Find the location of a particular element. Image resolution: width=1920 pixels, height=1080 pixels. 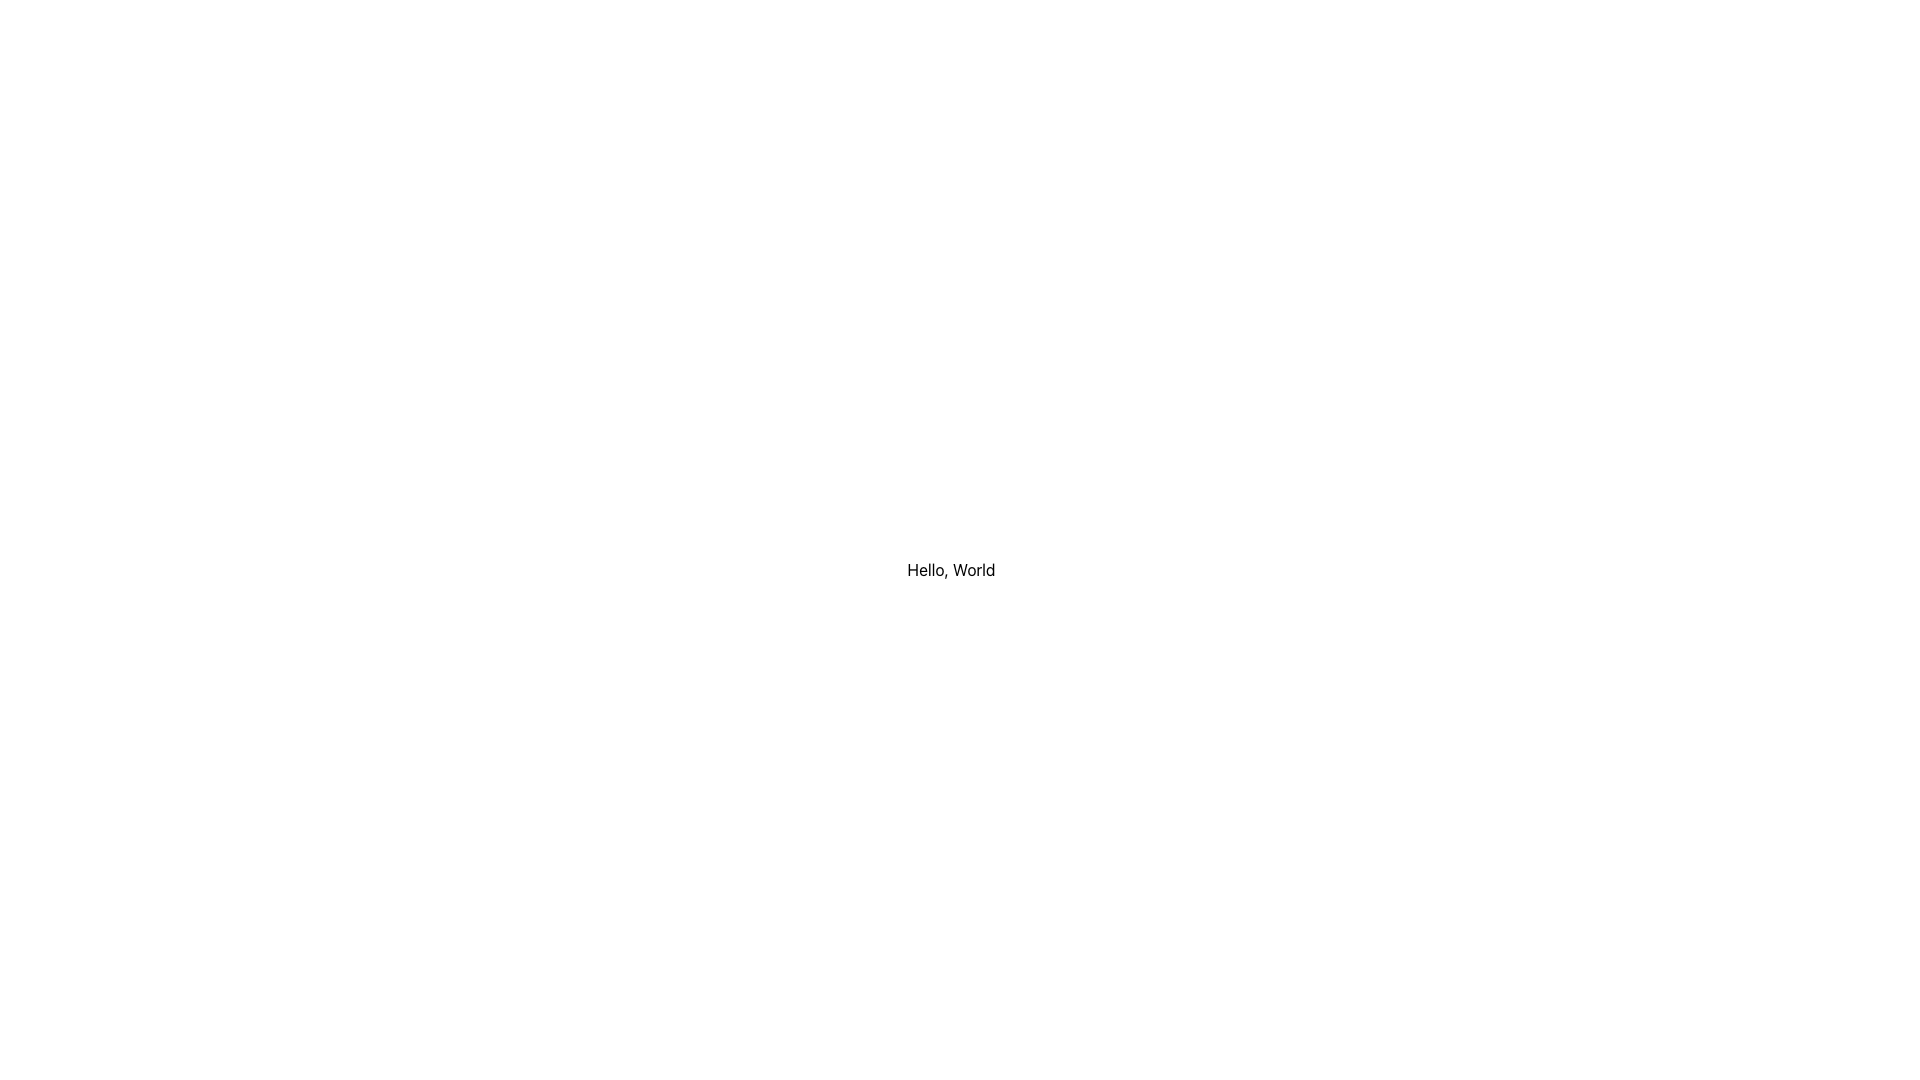

the Text Display element that shows 'Hello, World', which is centrally located within a larger rectangular area with a white background is located at coordinates (950, 570).